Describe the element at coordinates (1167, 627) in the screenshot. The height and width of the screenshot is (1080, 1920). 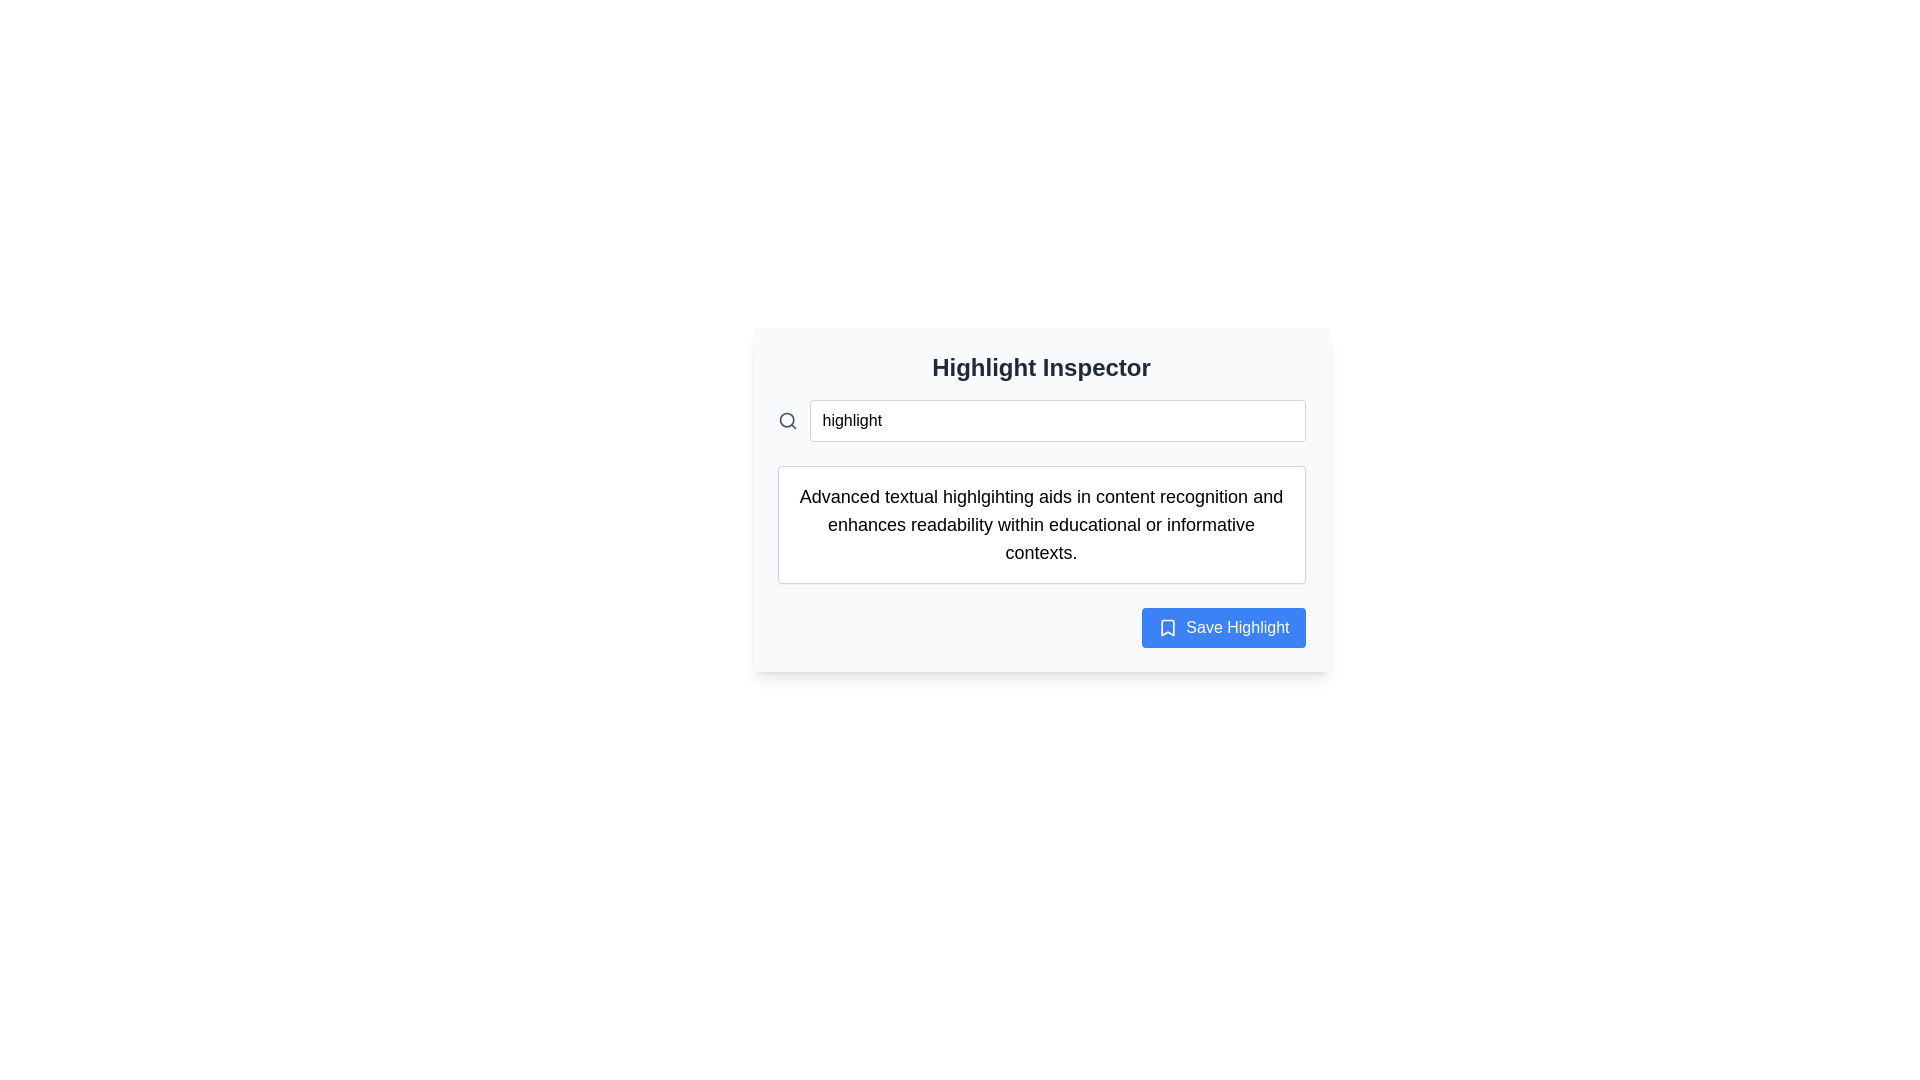
I see `the 'Save Highlight' button, which contains a bookmark icon styled as an outline drawing of an open book page and bookmark tassel, located in the bottom-right corner of the interface panel` at that location.